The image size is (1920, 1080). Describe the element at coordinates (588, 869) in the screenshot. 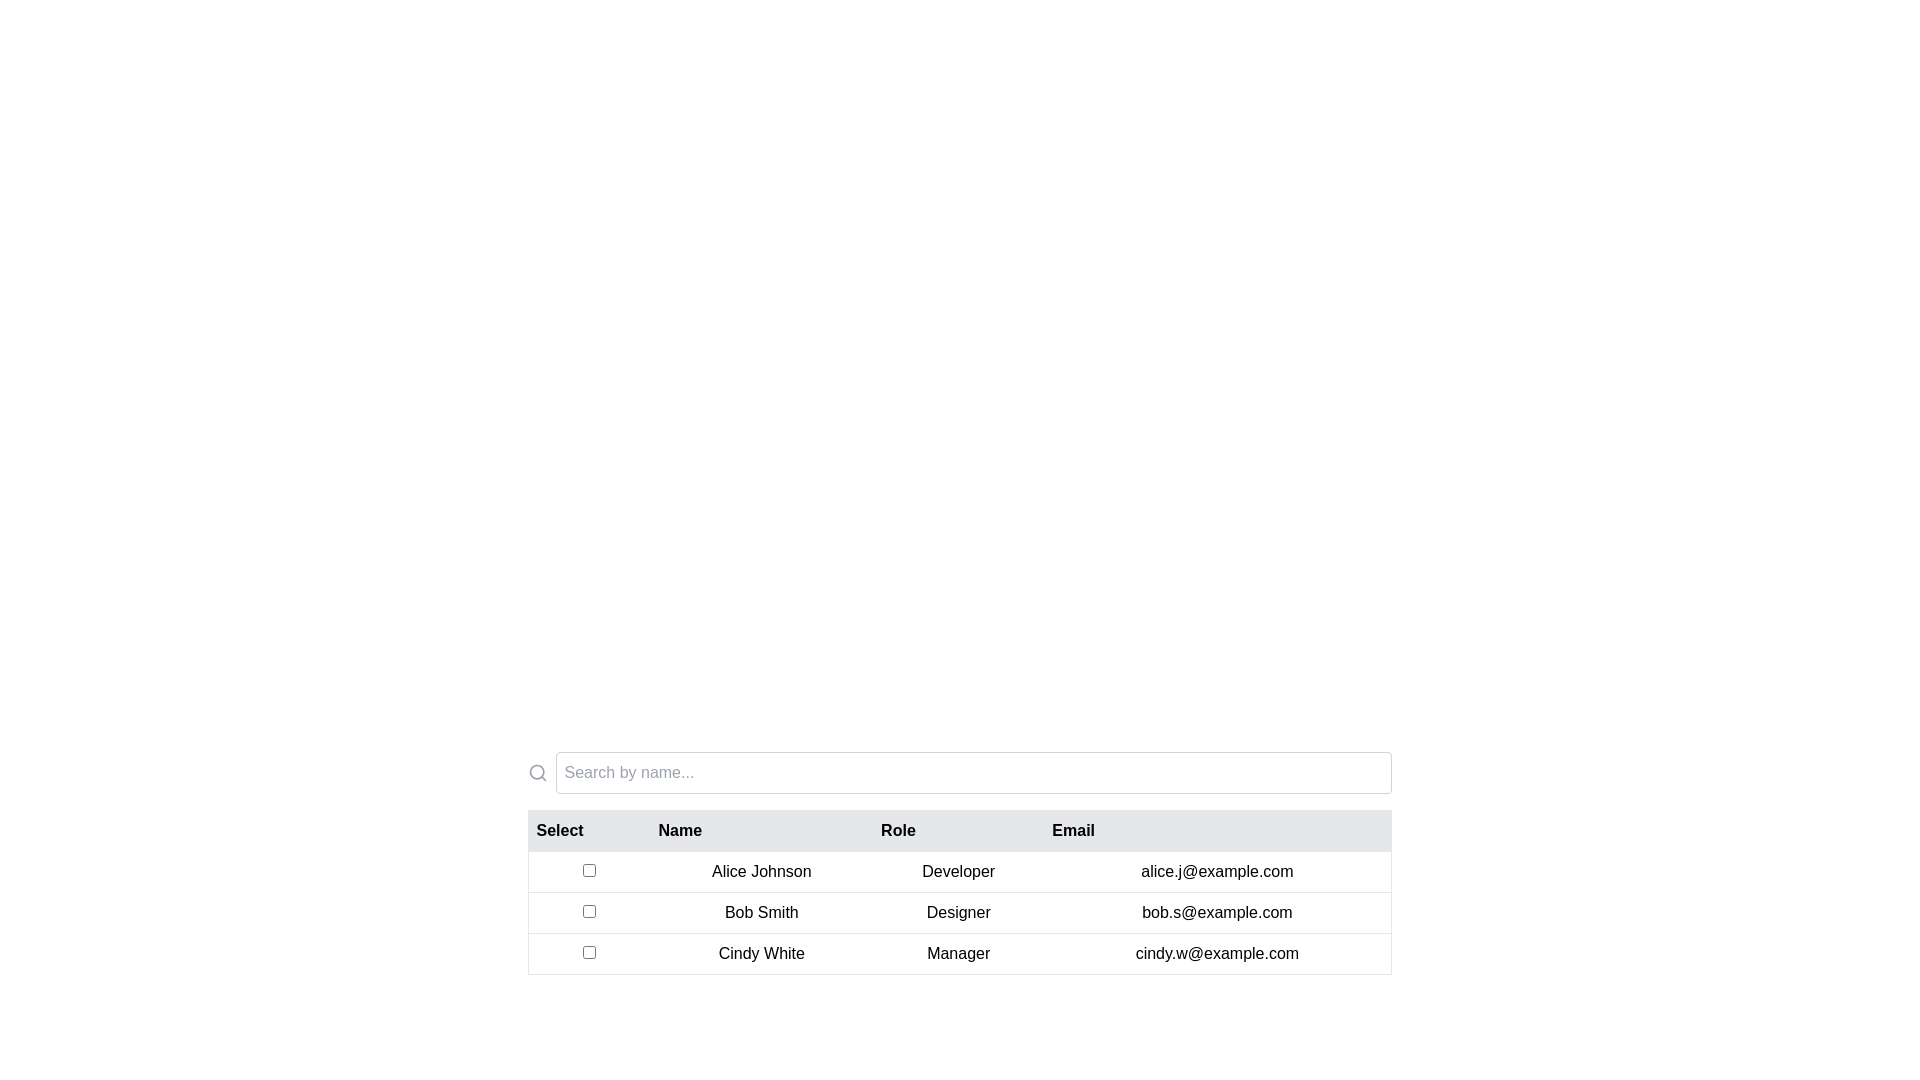

I see `the checkbox in the leftmost column of the table` at that location.